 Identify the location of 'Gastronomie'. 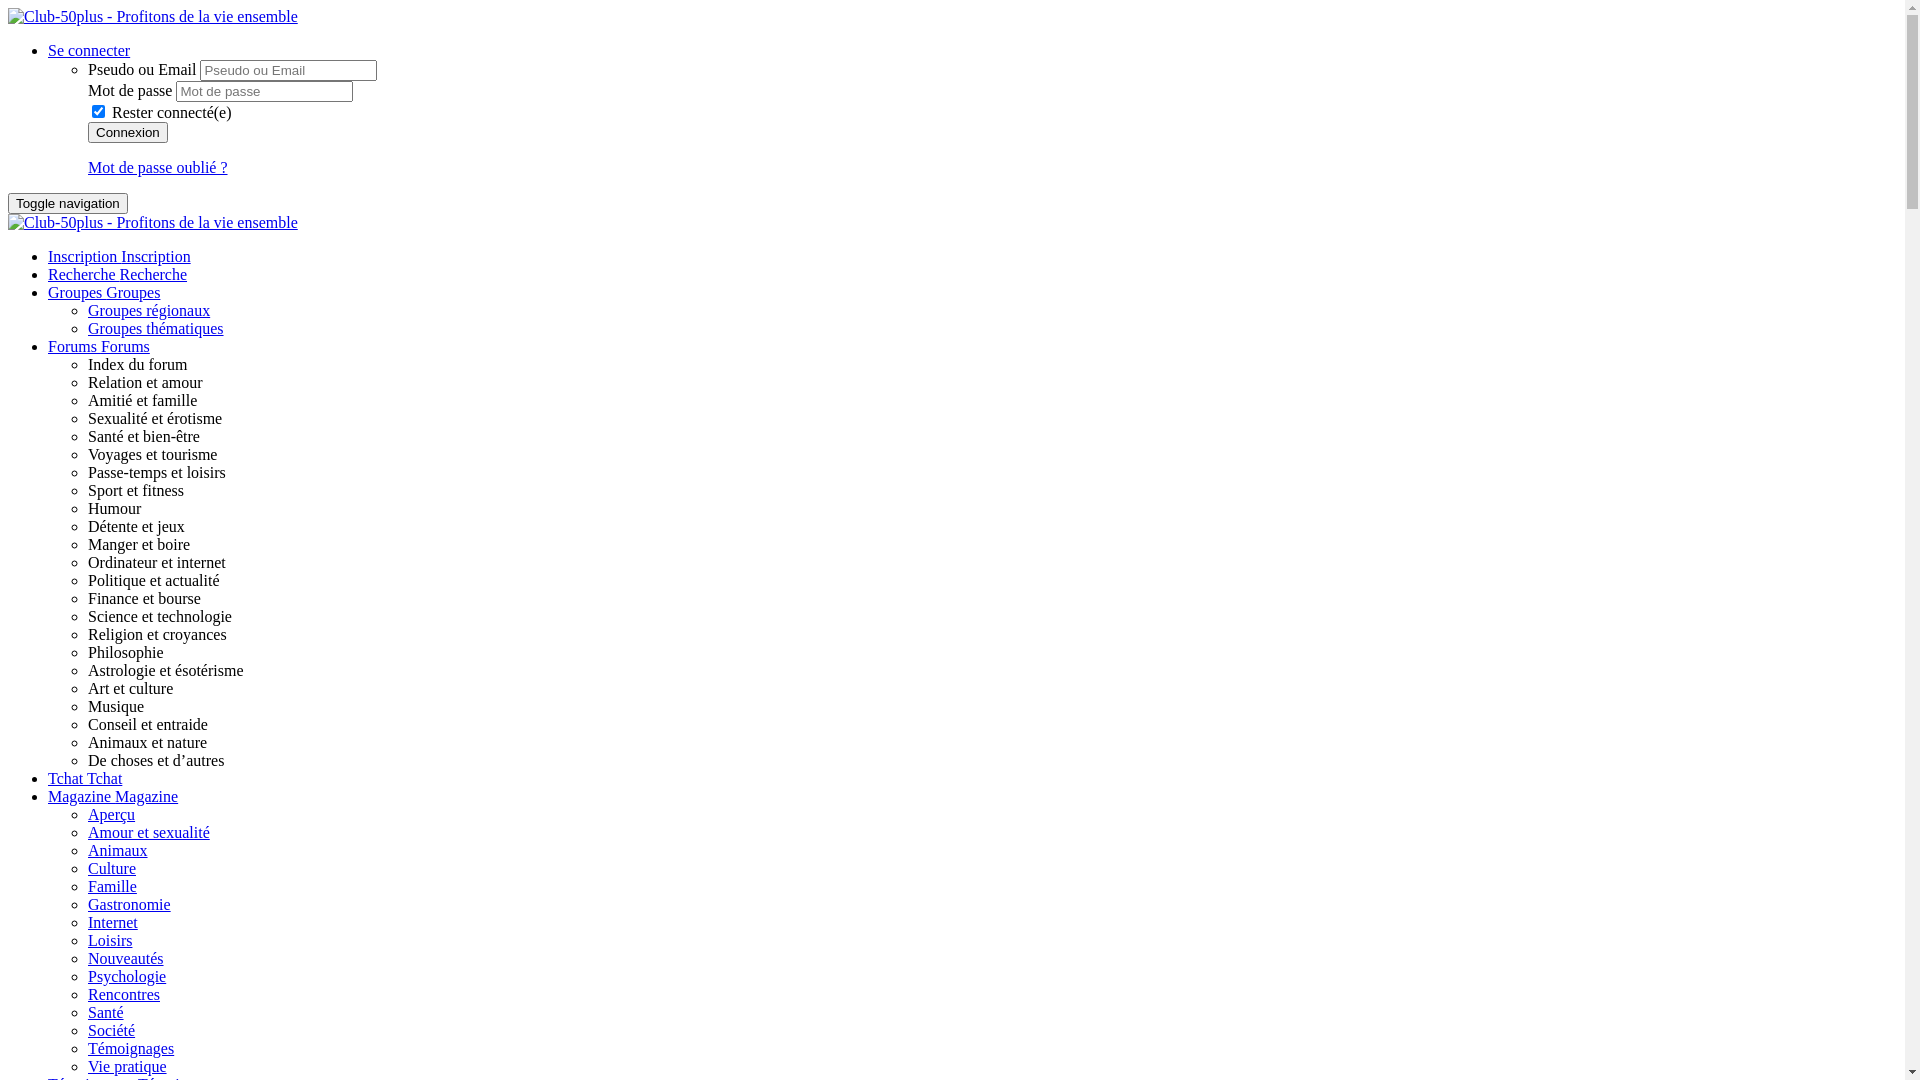
(128, 904).